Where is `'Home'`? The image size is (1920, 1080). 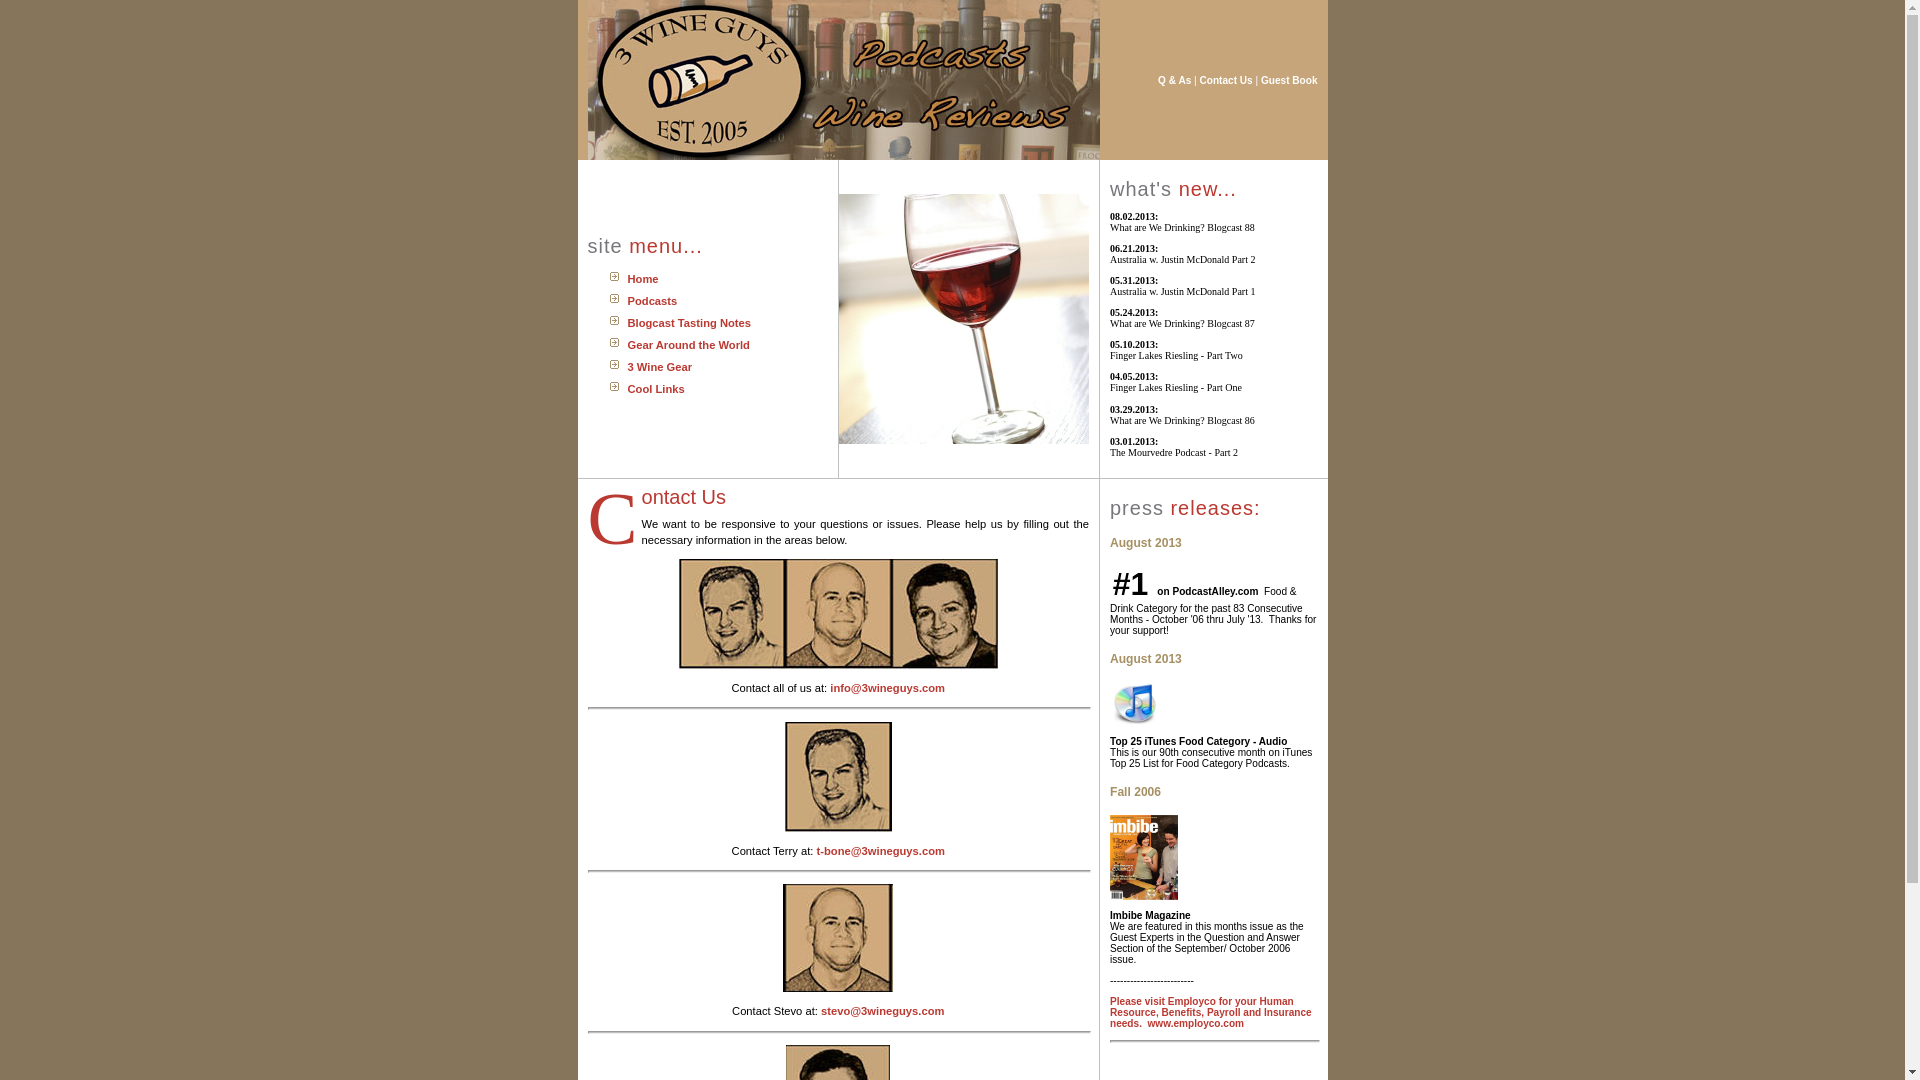
'Home' is located at coordinates (643, 278).